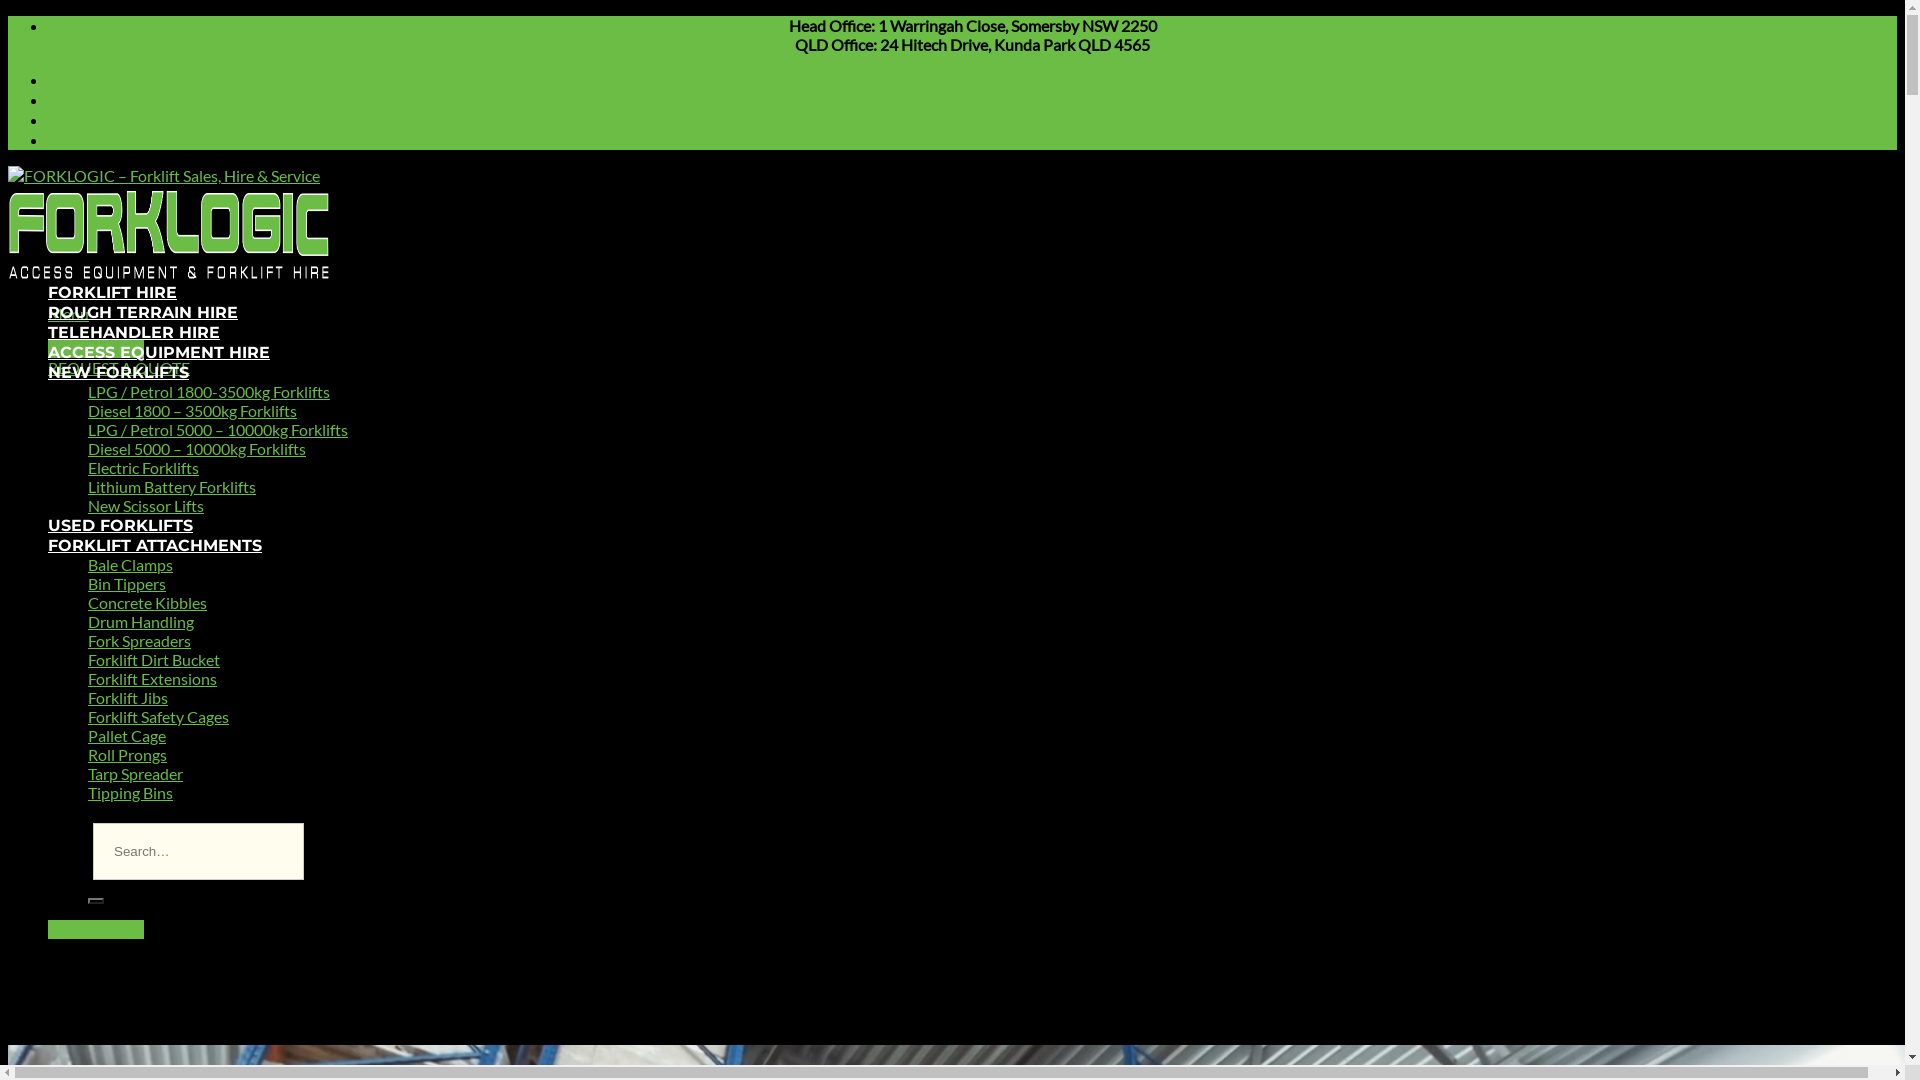  What do you see at coordinates (153, 545) in the screenshot?
I see `'FORKLIFT ATTACHMENTS'` at bounding box center [153, 545].